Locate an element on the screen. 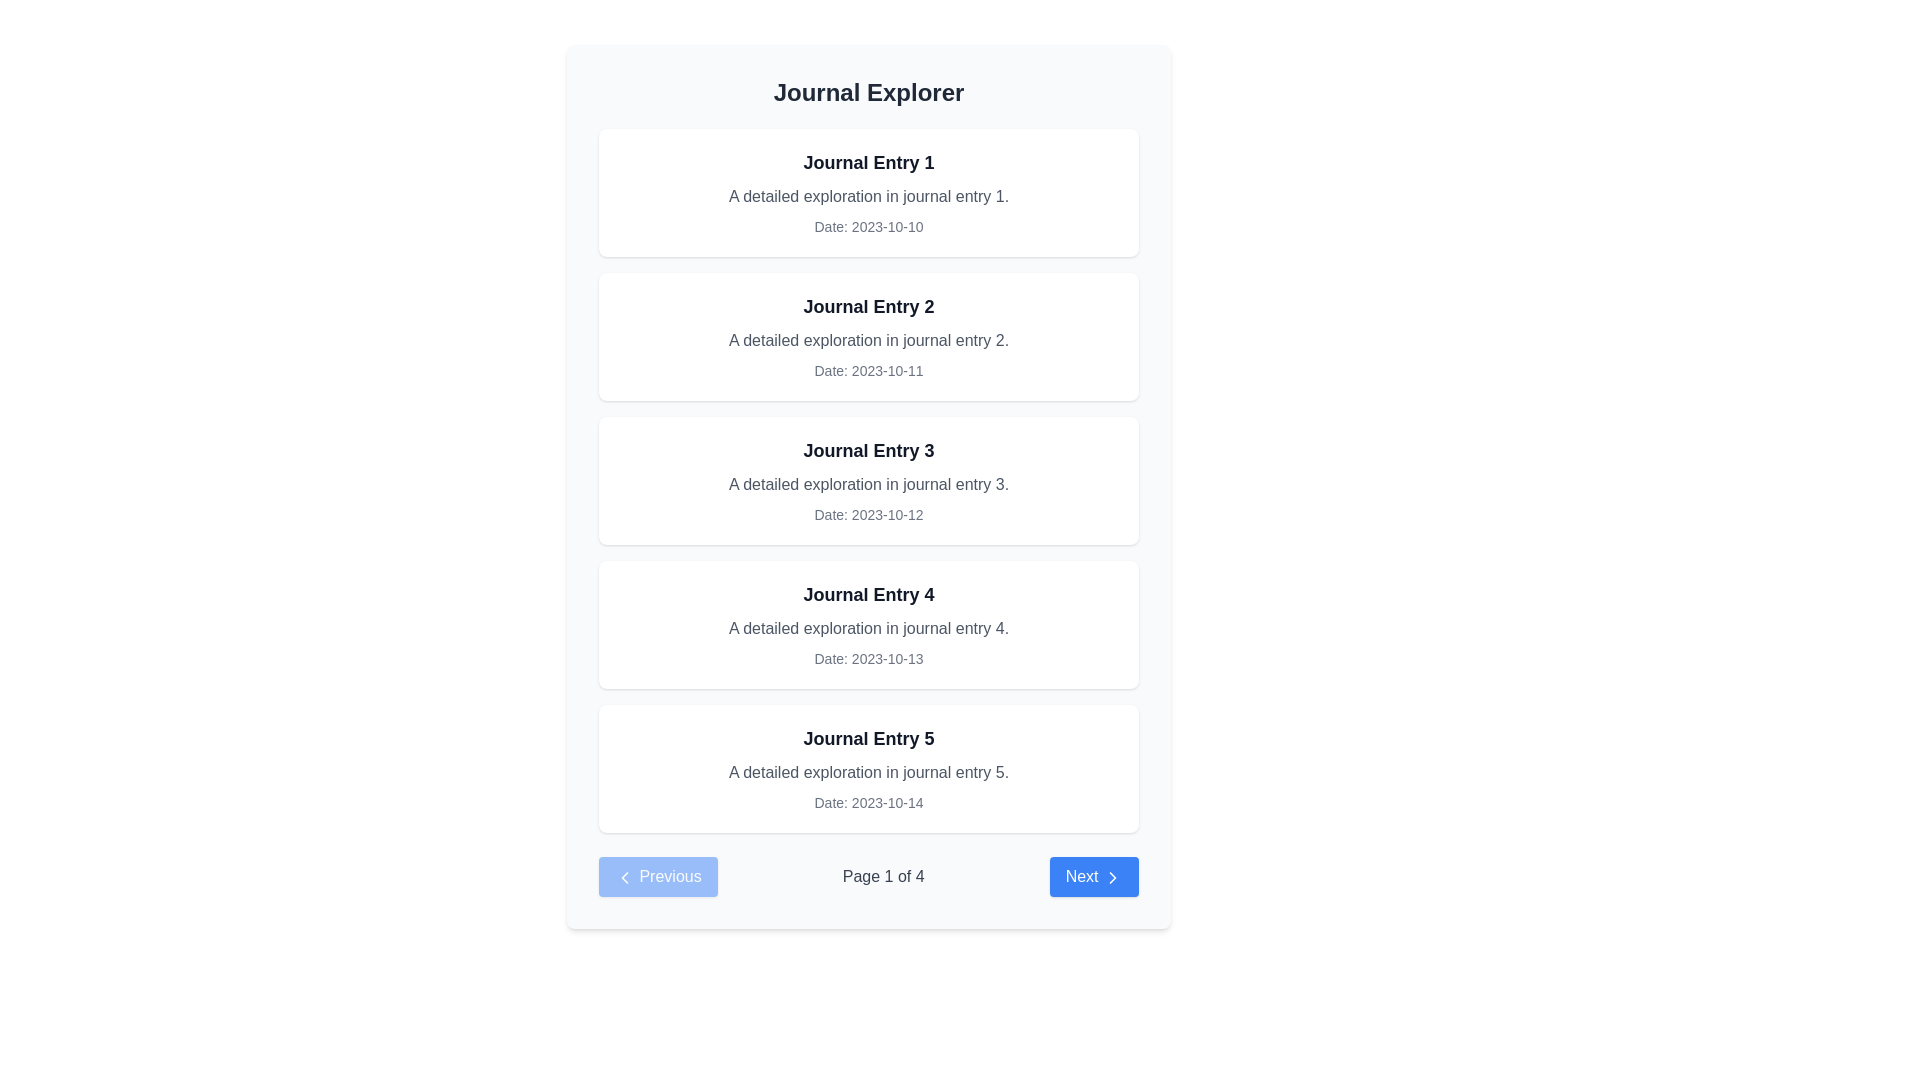  the 'Previous' button, which is a rectangular button with a blue background and white text, located at the bottom-left corner of the pagination controls is located at coordinates (658, 875).